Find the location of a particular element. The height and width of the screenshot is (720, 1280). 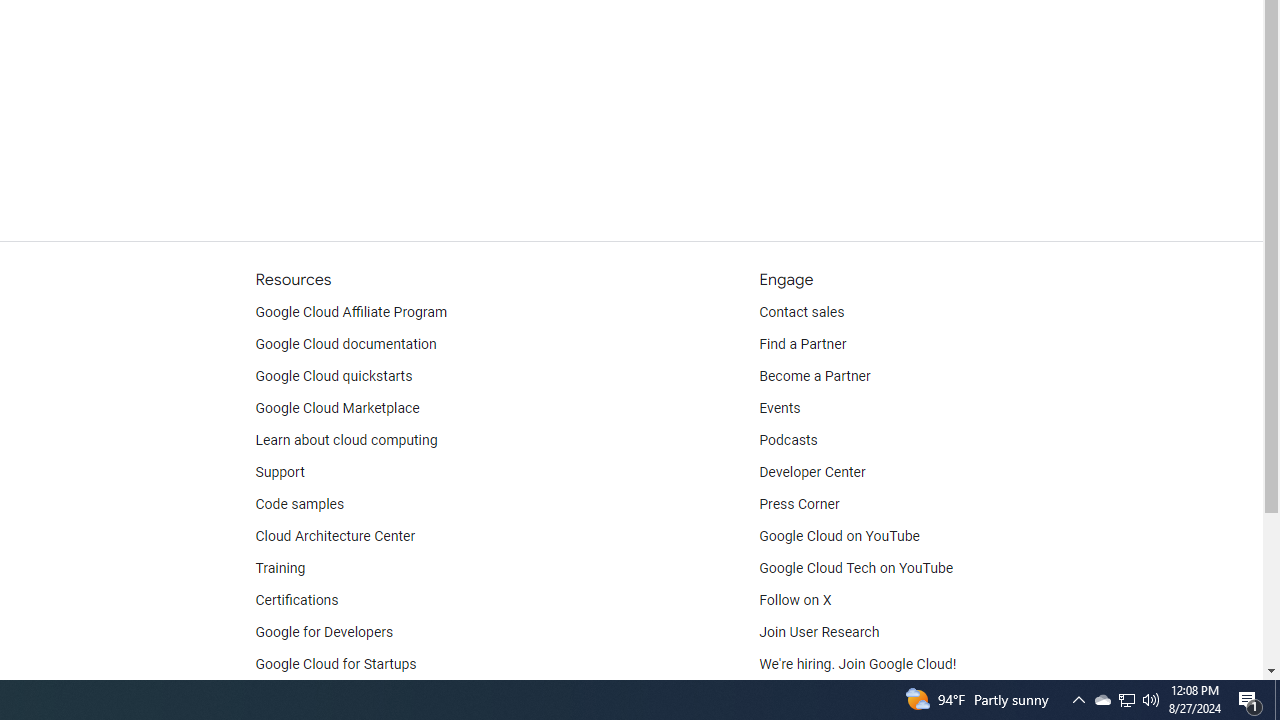

'Join User Research' is located at coordinates (819, 632).